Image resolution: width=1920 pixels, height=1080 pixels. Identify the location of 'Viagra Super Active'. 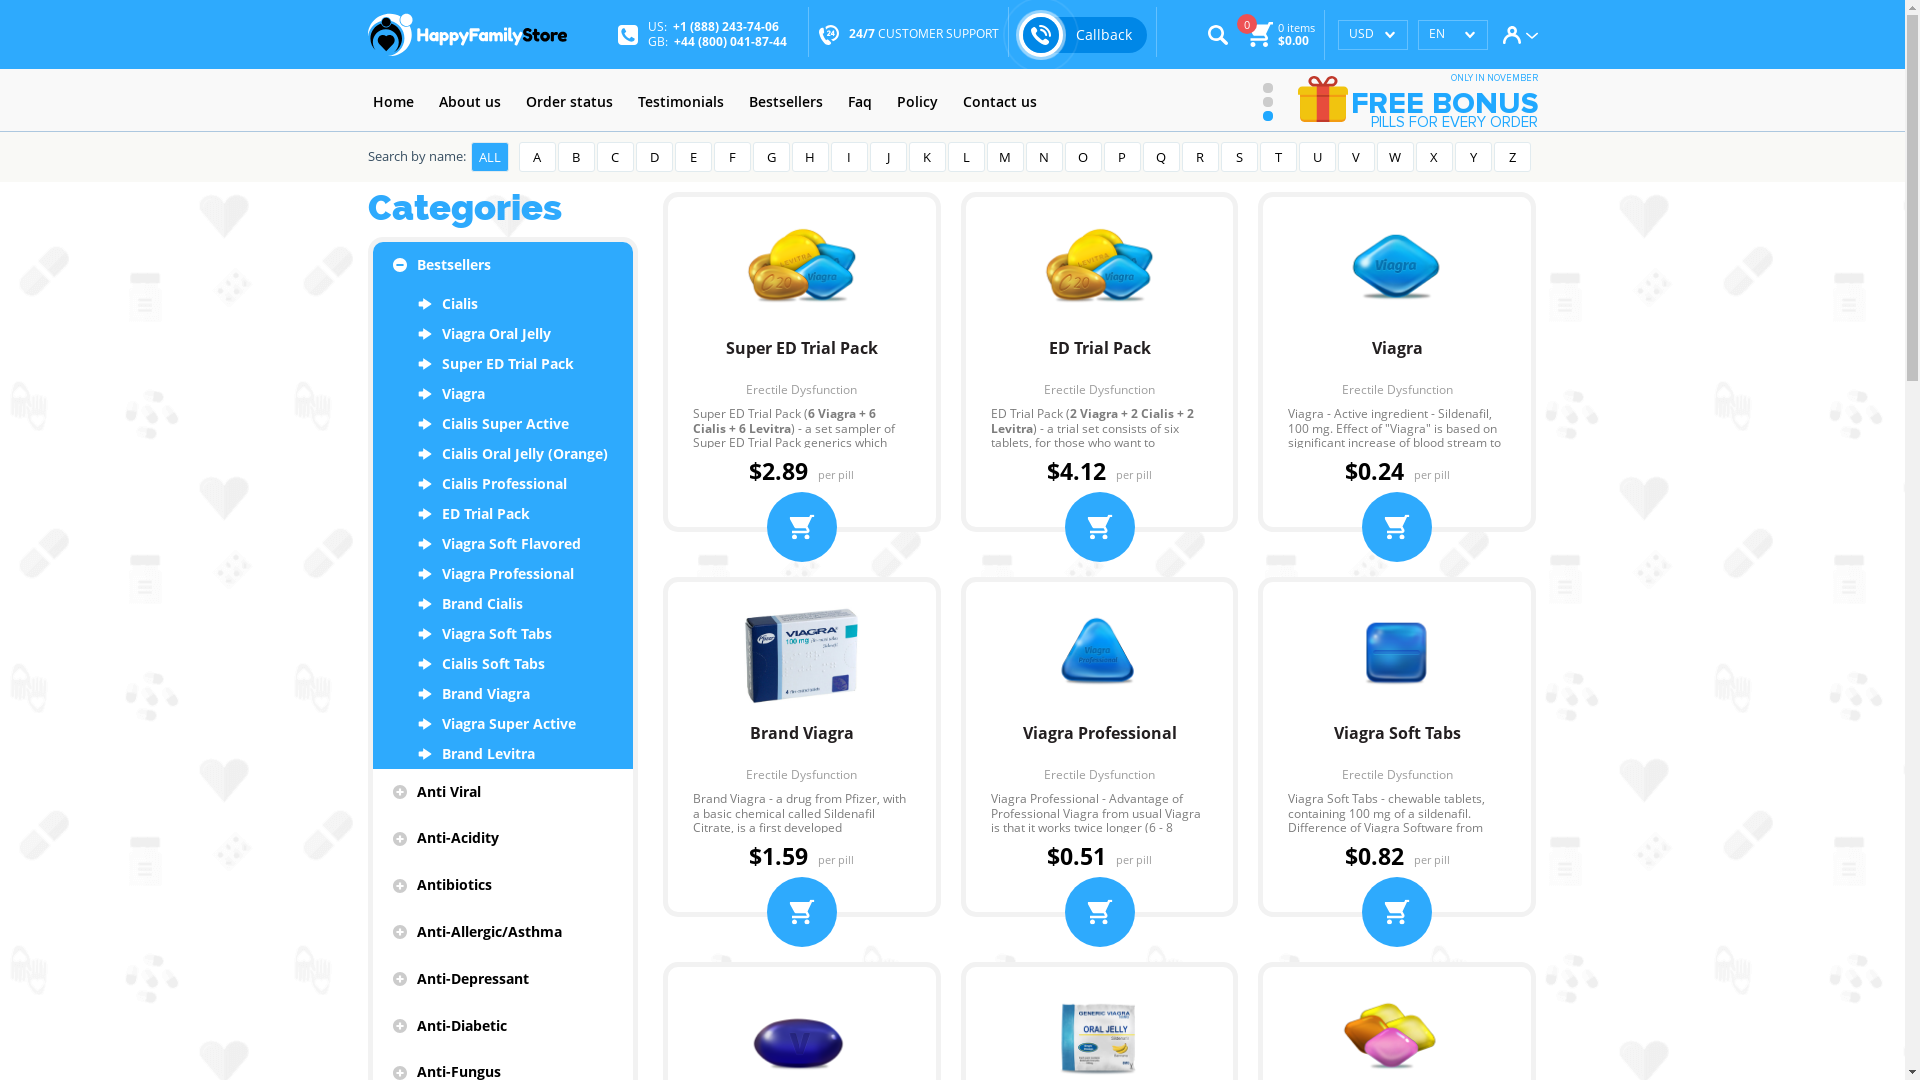
(502, 724).